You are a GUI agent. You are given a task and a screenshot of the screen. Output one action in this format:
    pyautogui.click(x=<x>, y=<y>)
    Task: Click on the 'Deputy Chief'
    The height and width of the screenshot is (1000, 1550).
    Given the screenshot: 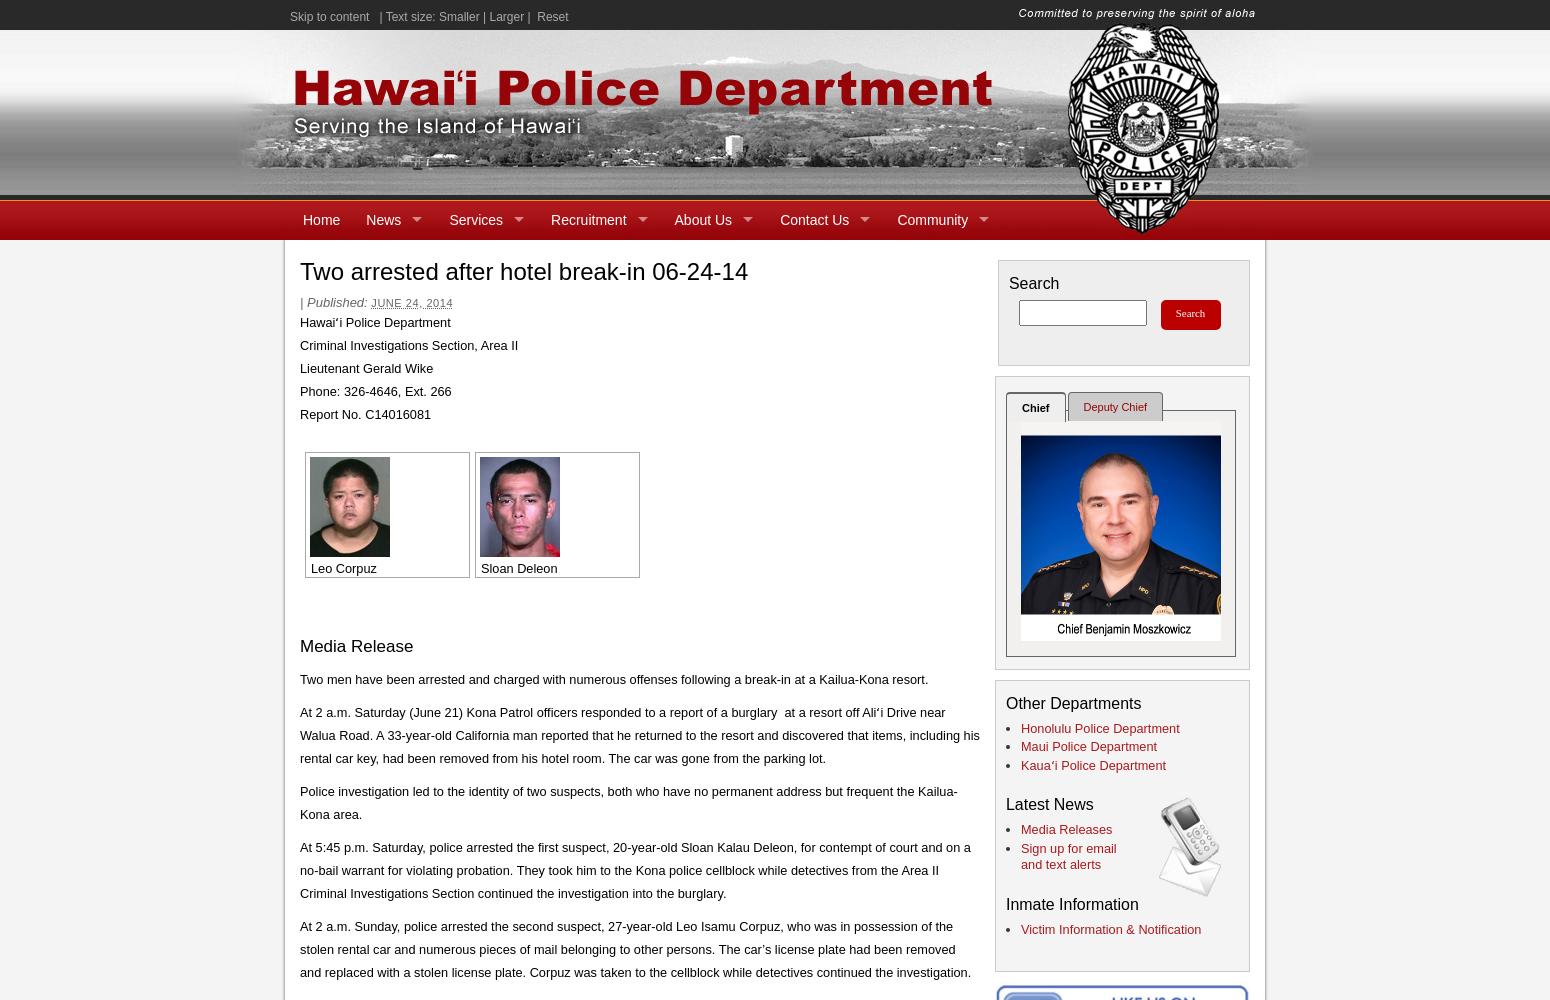 What is the action you would take?
    pyautogui.click(x=1114, y=406)
    